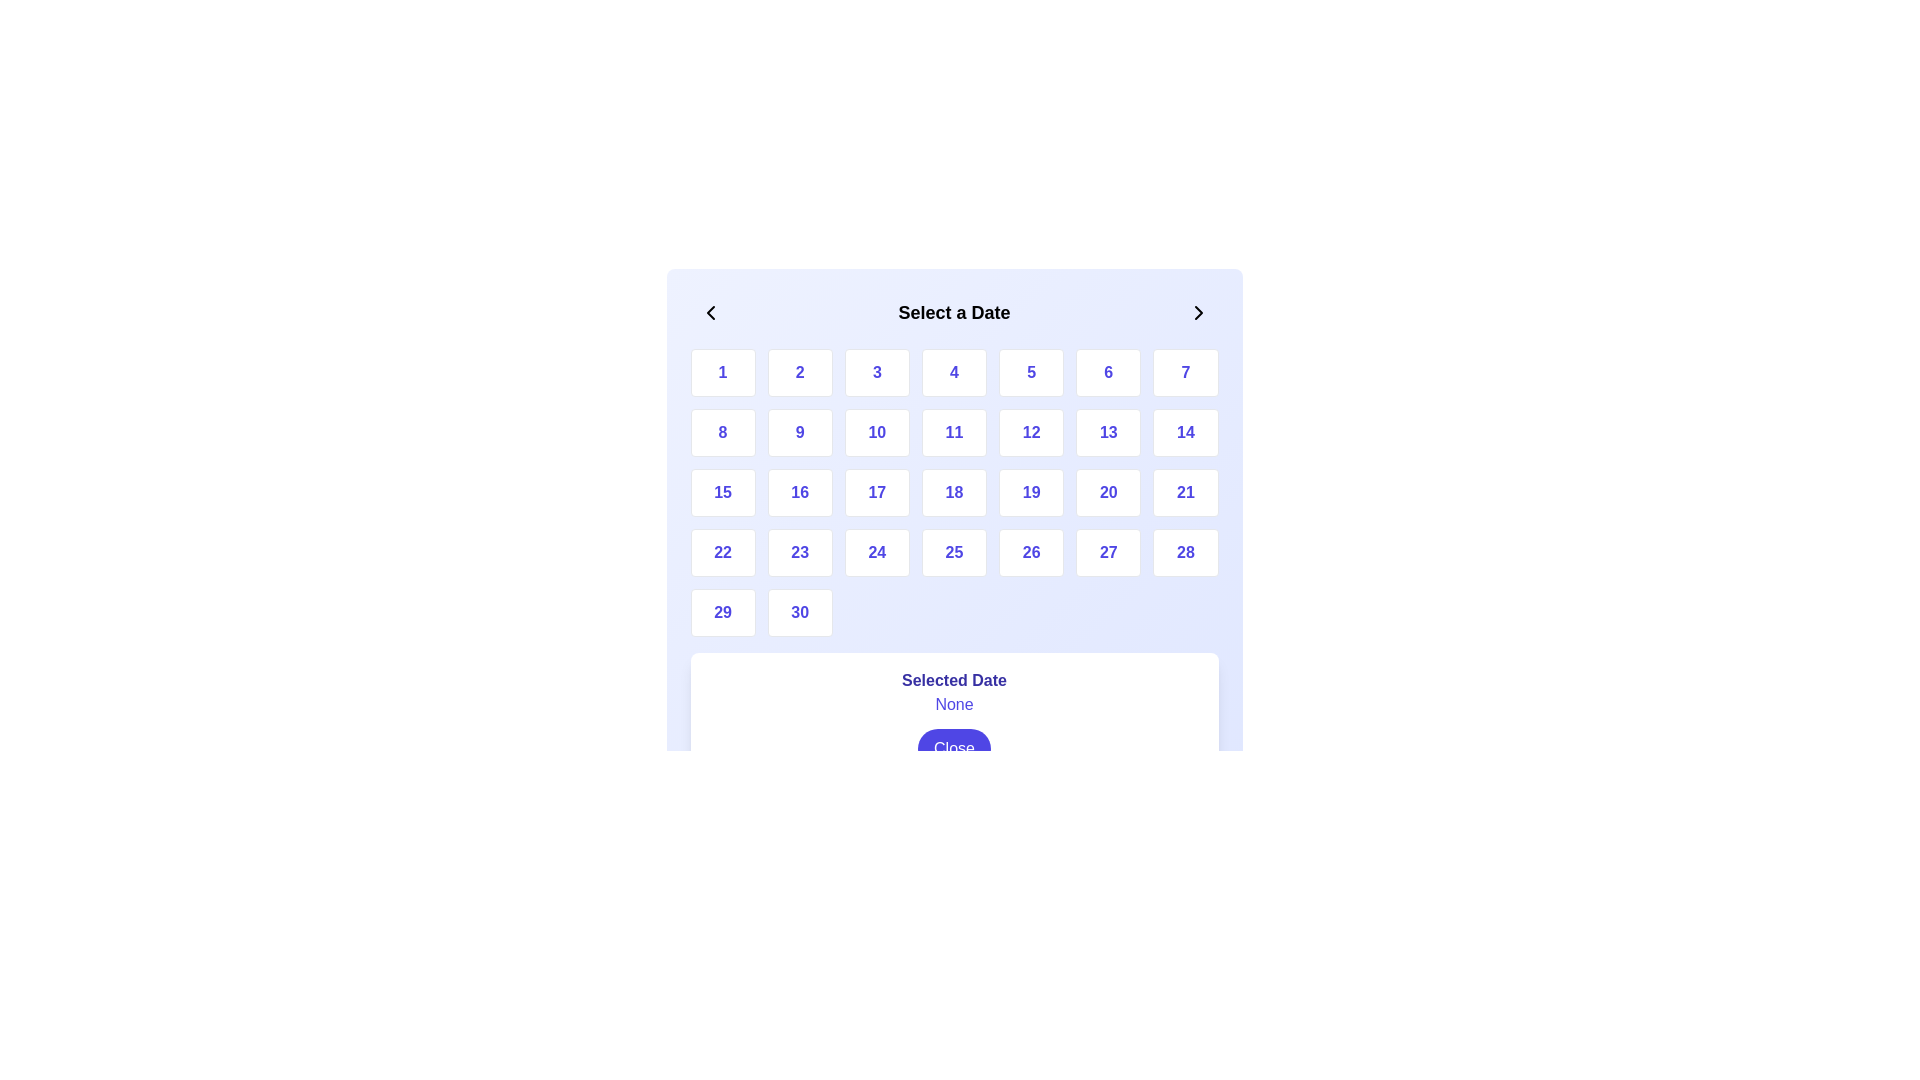 This screenshot has height=1080, width=1920. What do you see at coordinates (722, 612) in the screenshot?
I see `the rectangular button with a white background and the number '29' in blue text, located` at bounding box center [722, 612].